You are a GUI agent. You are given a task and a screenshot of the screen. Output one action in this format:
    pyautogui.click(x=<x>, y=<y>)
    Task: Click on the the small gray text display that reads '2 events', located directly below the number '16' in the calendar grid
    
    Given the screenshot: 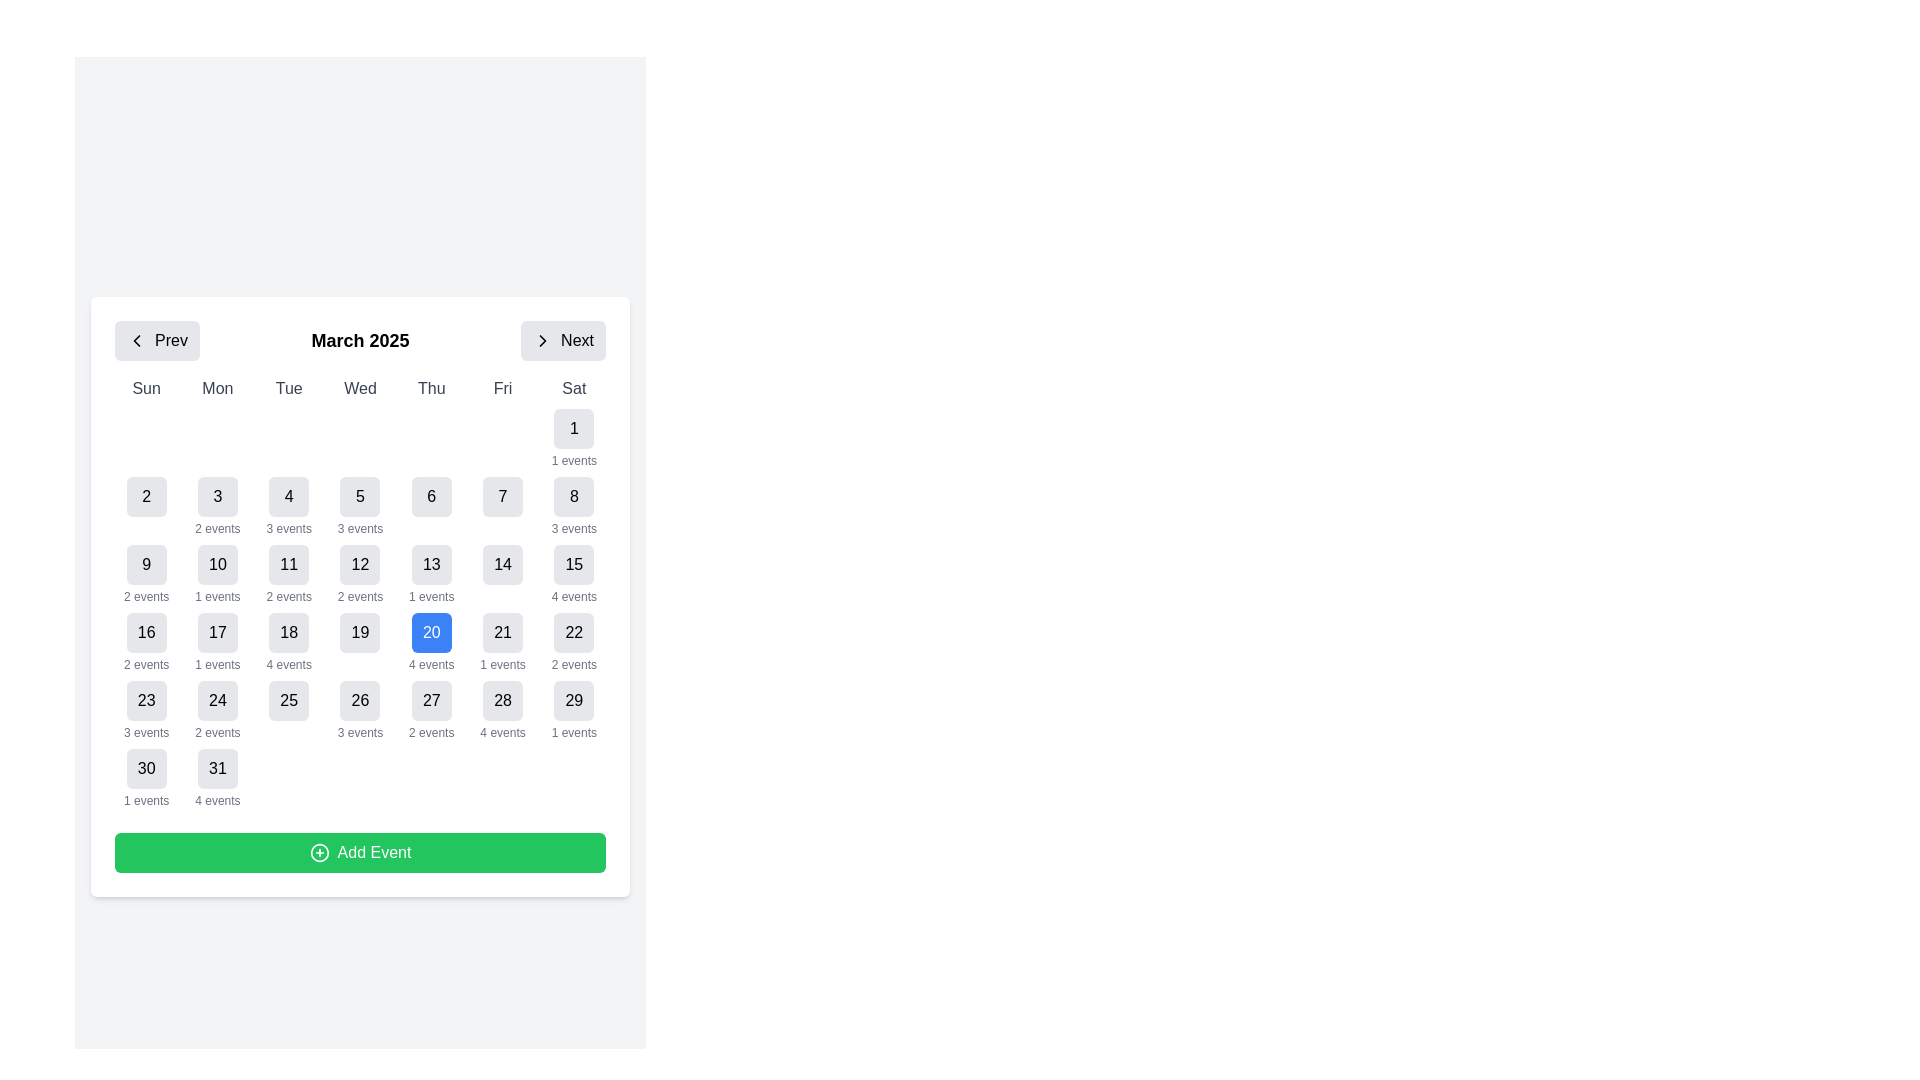 What is the action you would take?
    pyautogui.click(x=145, y=664)
    